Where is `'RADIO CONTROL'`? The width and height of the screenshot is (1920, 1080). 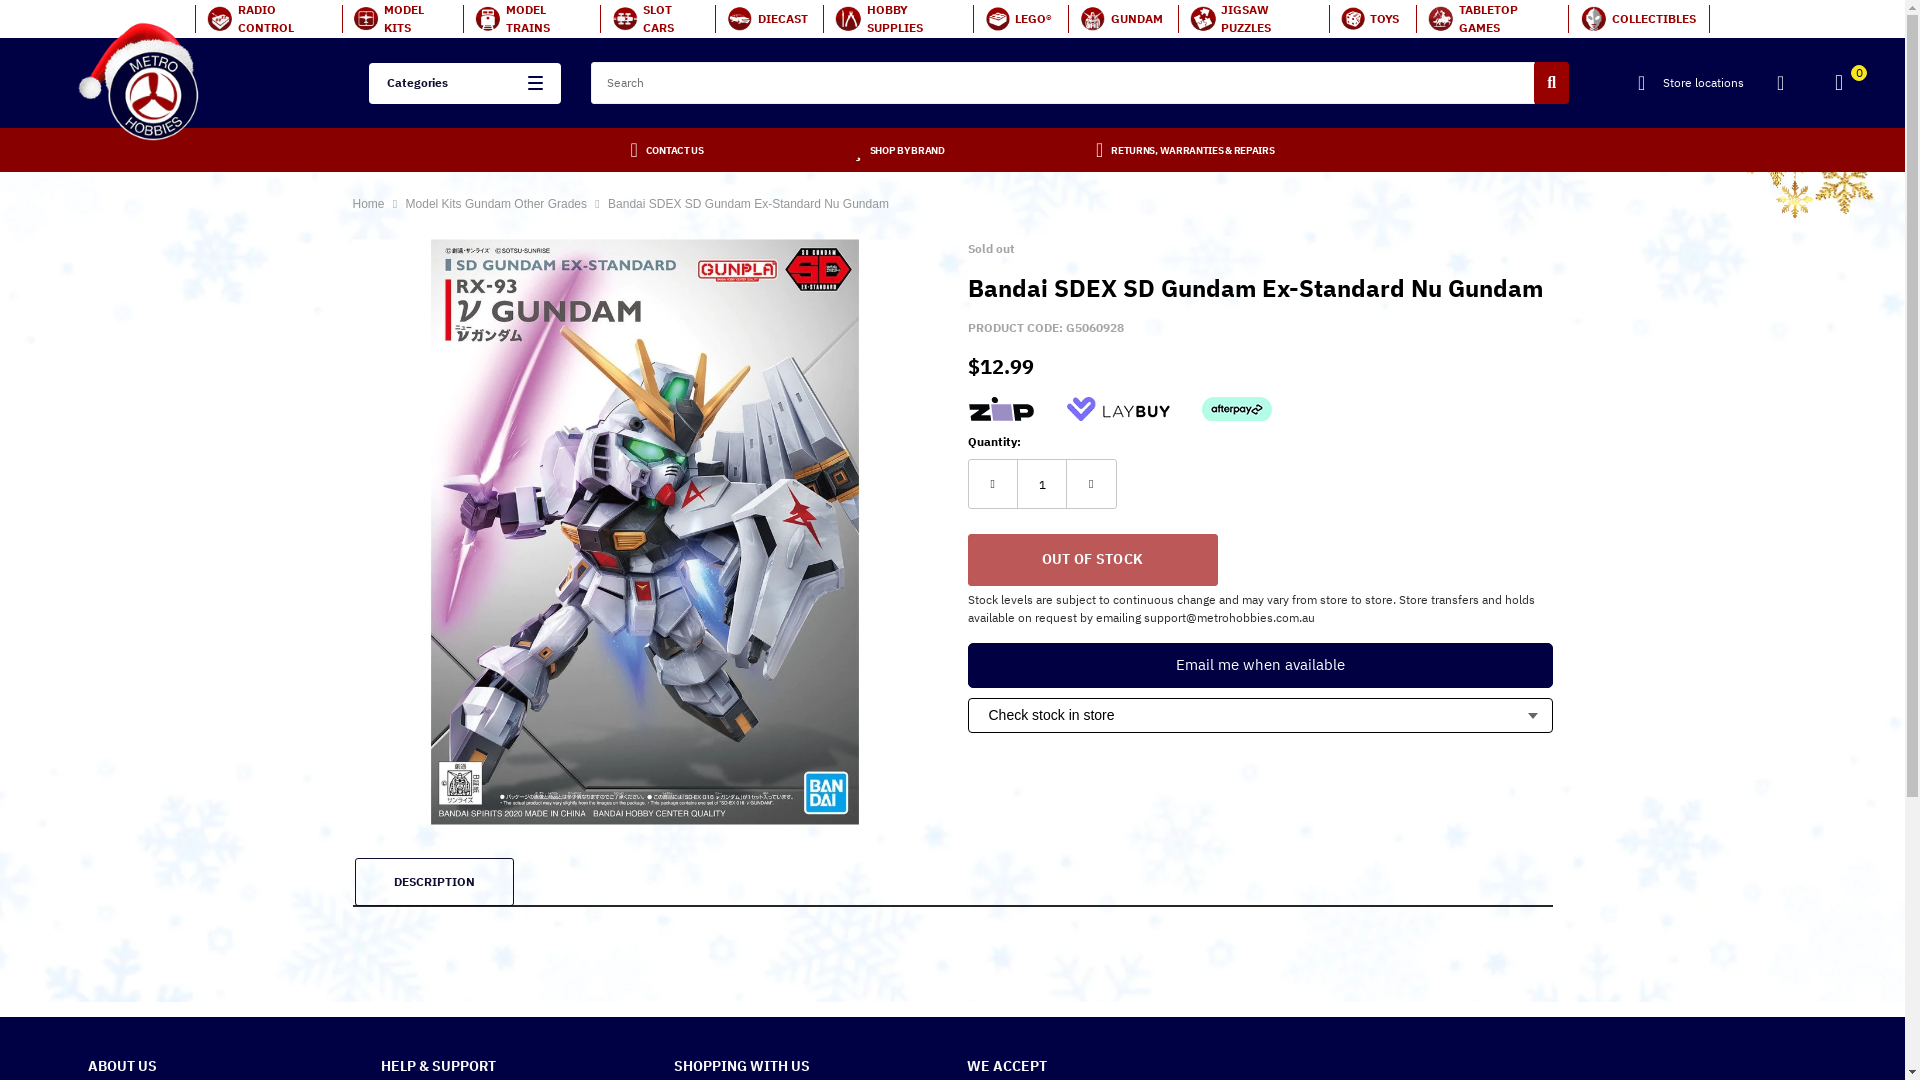
'RADIO CONTROL' is located at coordinates (267, 19).